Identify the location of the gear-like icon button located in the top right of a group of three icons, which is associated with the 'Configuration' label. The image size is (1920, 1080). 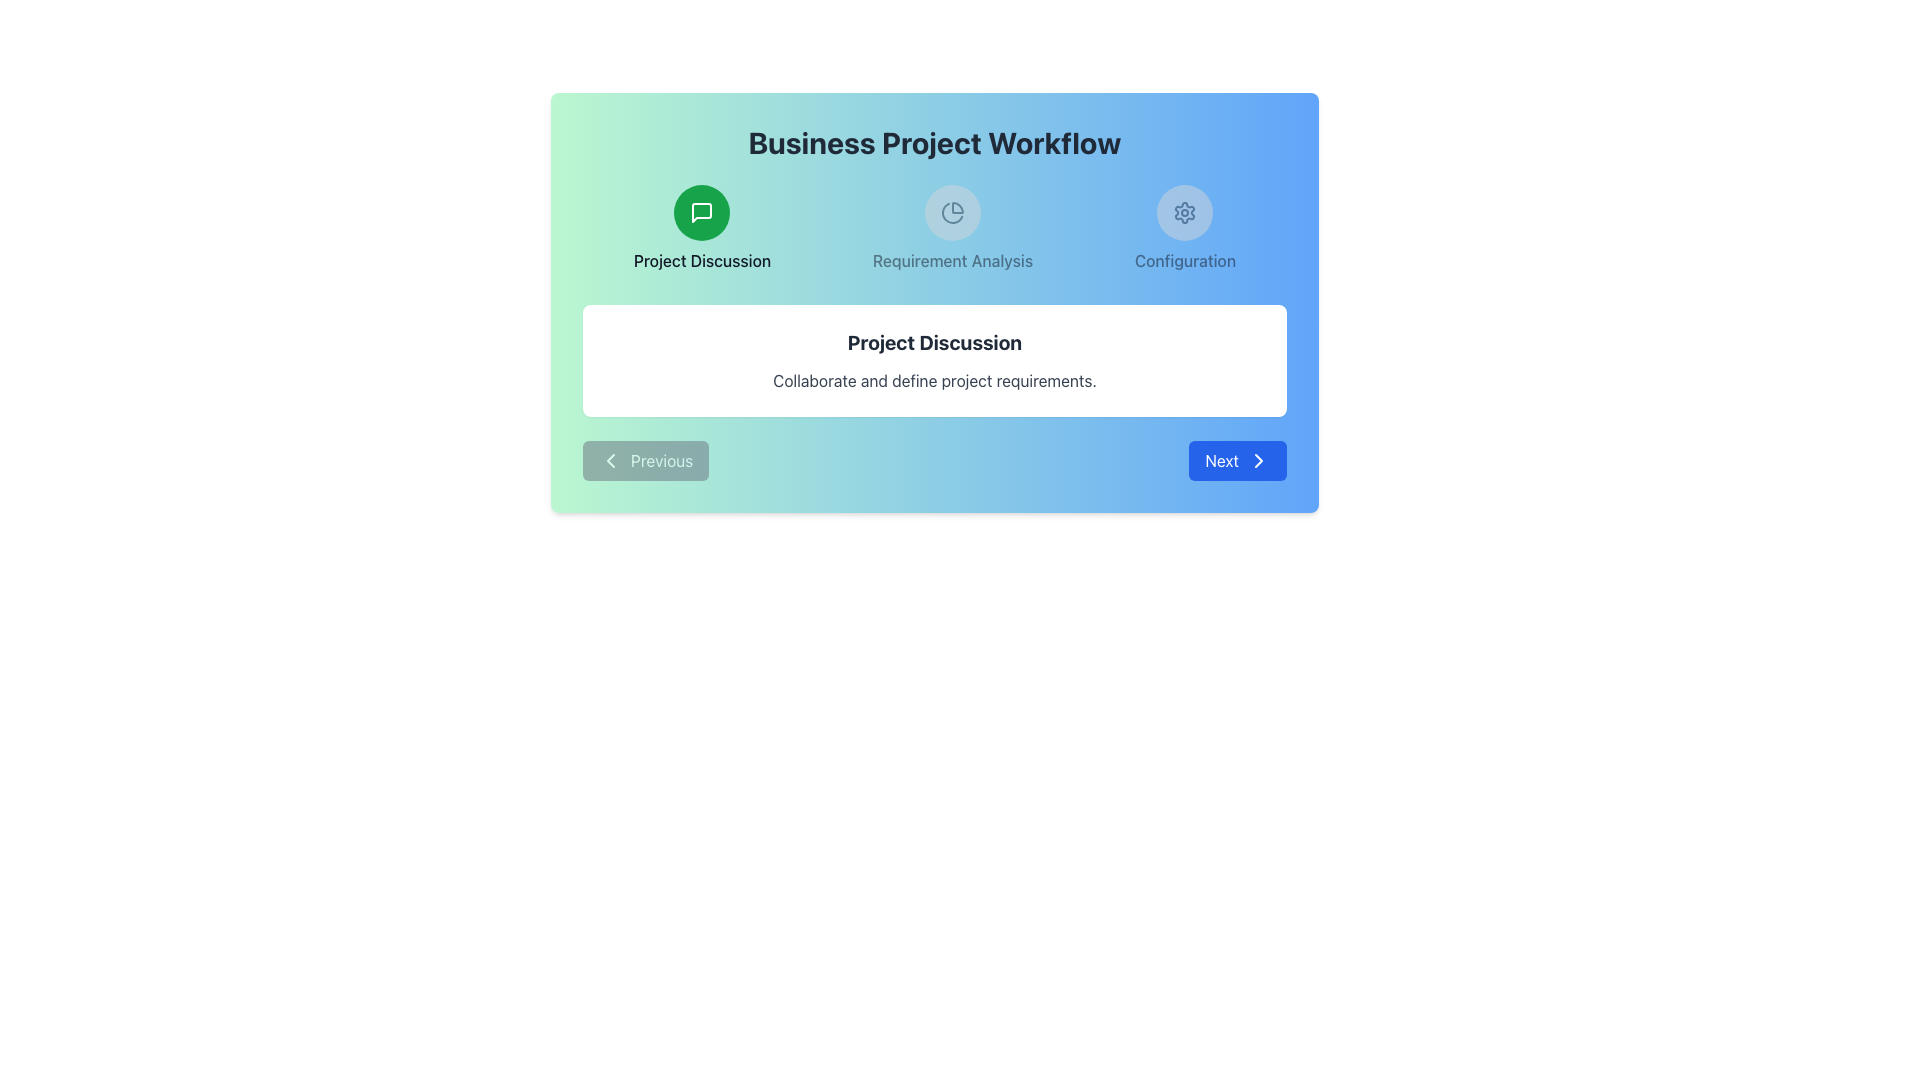
(1185, 212).